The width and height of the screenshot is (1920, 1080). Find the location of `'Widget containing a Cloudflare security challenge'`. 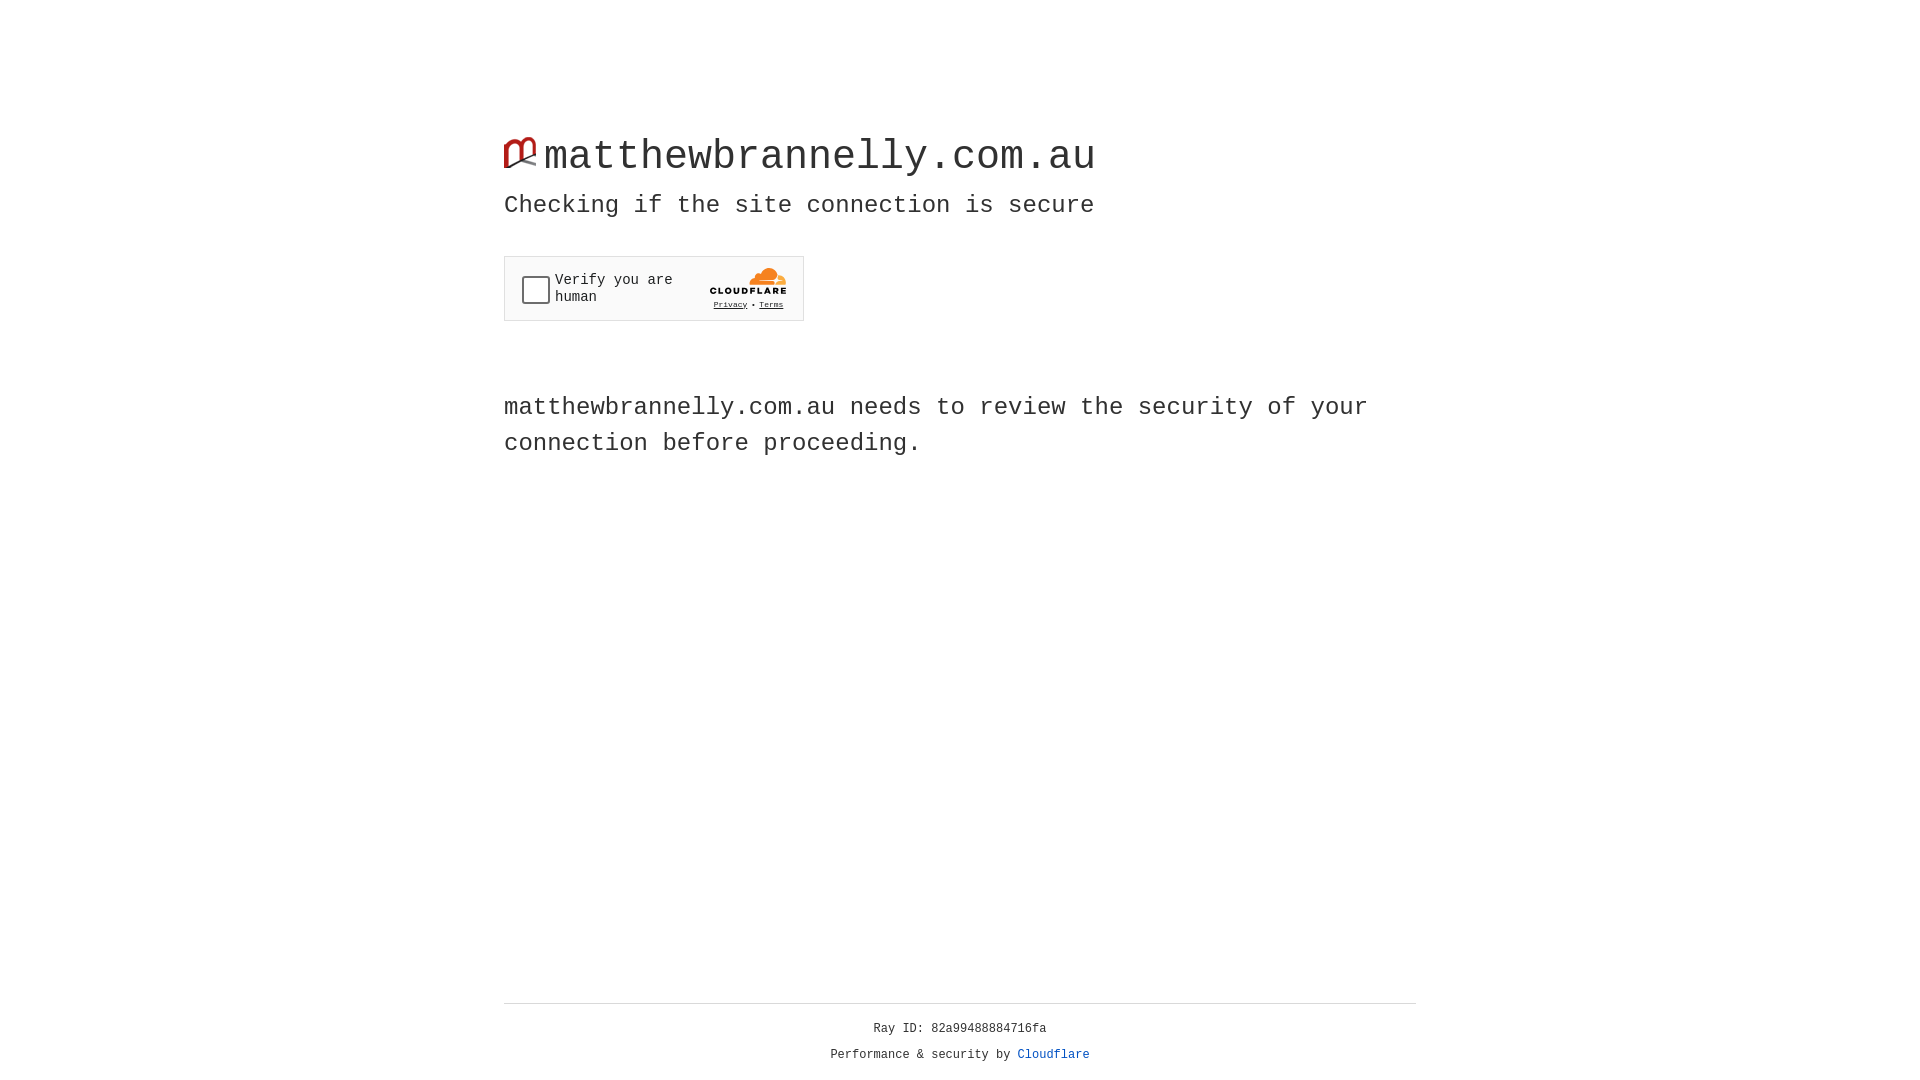

'Widget containing a Cloudflare security challenge' is located at coordinates (653, 288).